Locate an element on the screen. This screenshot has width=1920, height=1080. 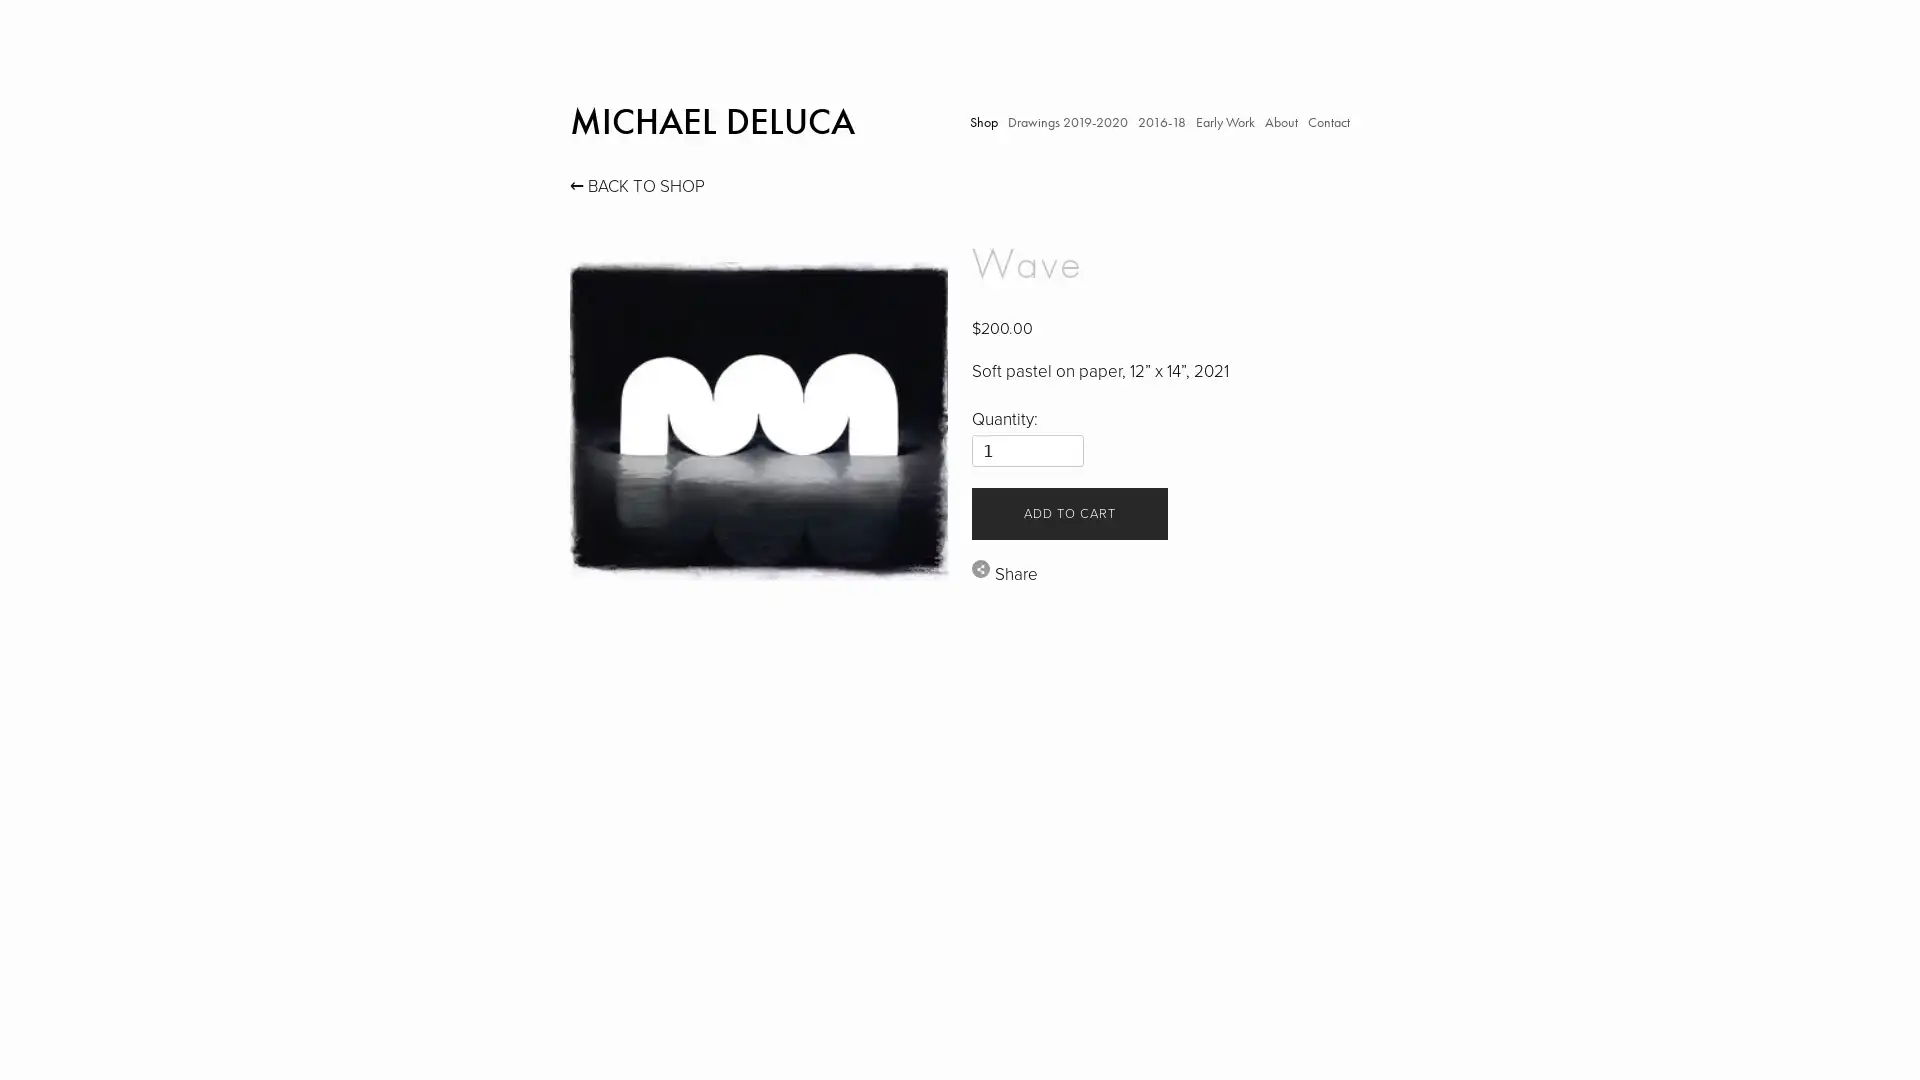
ADD TO CART is located at coordinates (1068, 512).